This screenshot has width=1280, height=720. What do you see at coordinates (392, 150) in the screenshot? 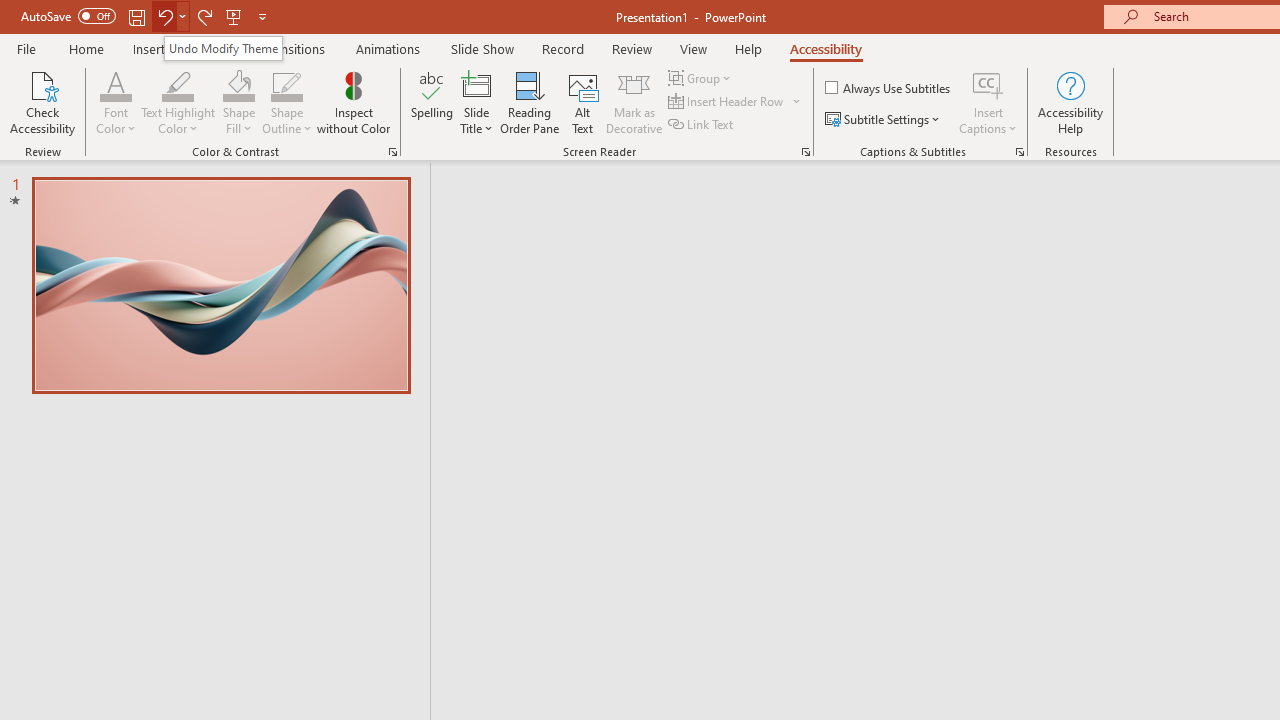
I see `'Color & Contrast'` at bounding box center [392, 150].